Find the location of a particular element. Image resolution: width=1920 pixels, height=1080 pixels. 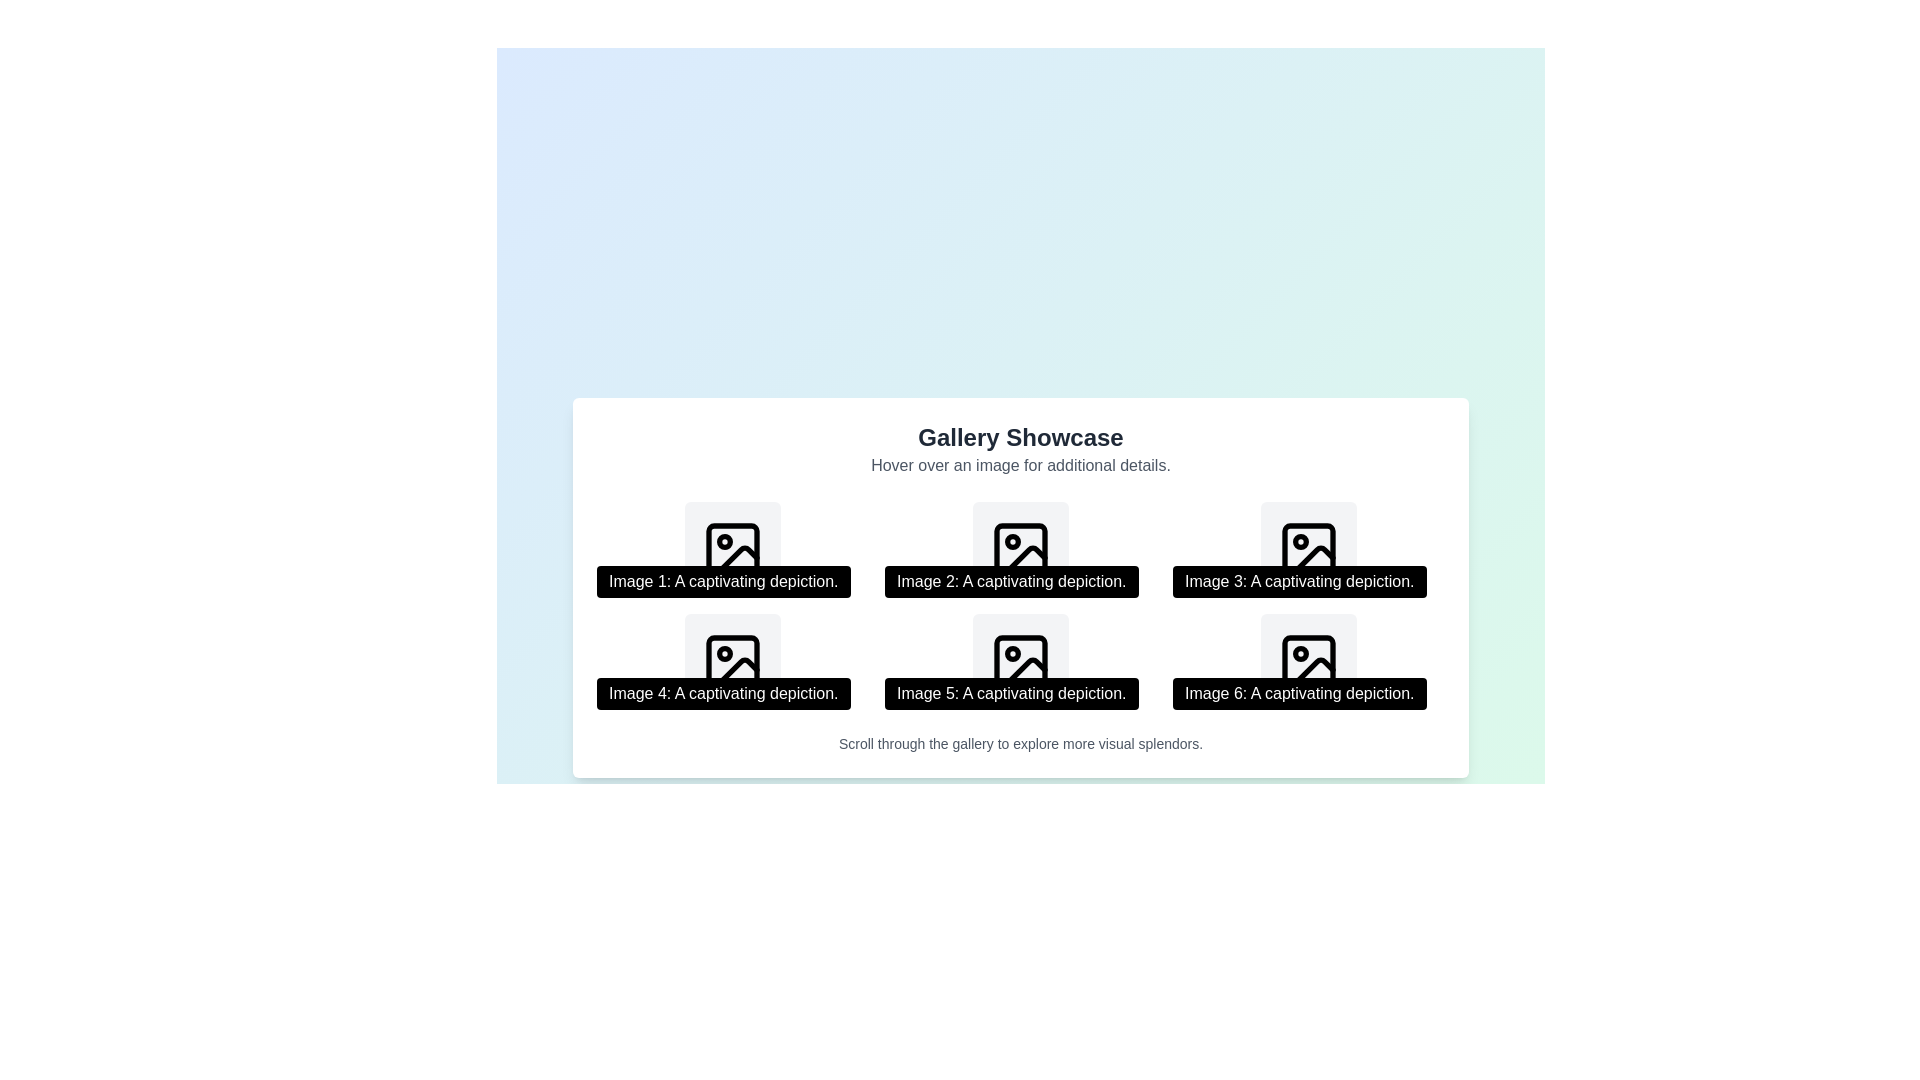

the interactive button in the gallery grid layout, which is the second item from the left in the top row is located at coordinates (1021, 550).